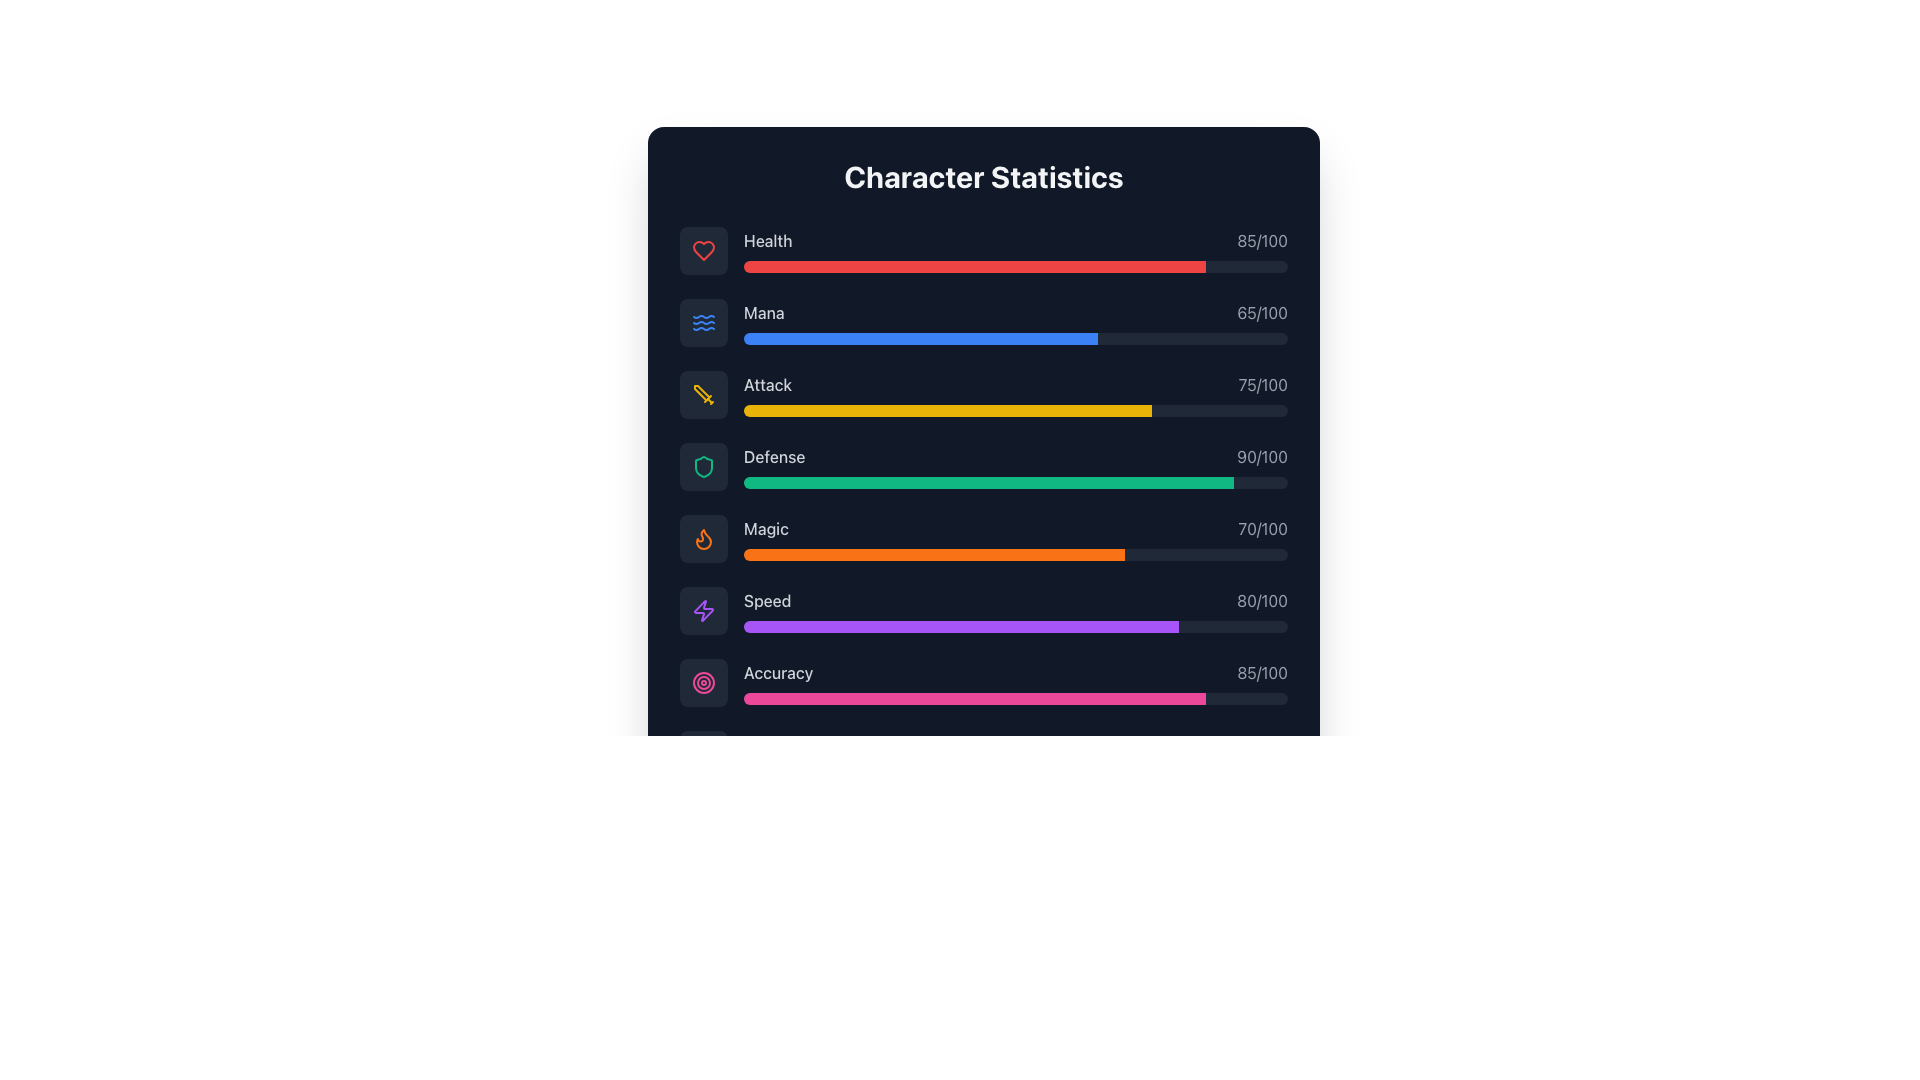  What do you see at coordinates (975, 697) in the screenshot?
I see `the visual representation of the filled area of the progress bar indicating 85% completion for the 'Accuracy' metric in the character statistics` at bounding box center [975, 697].